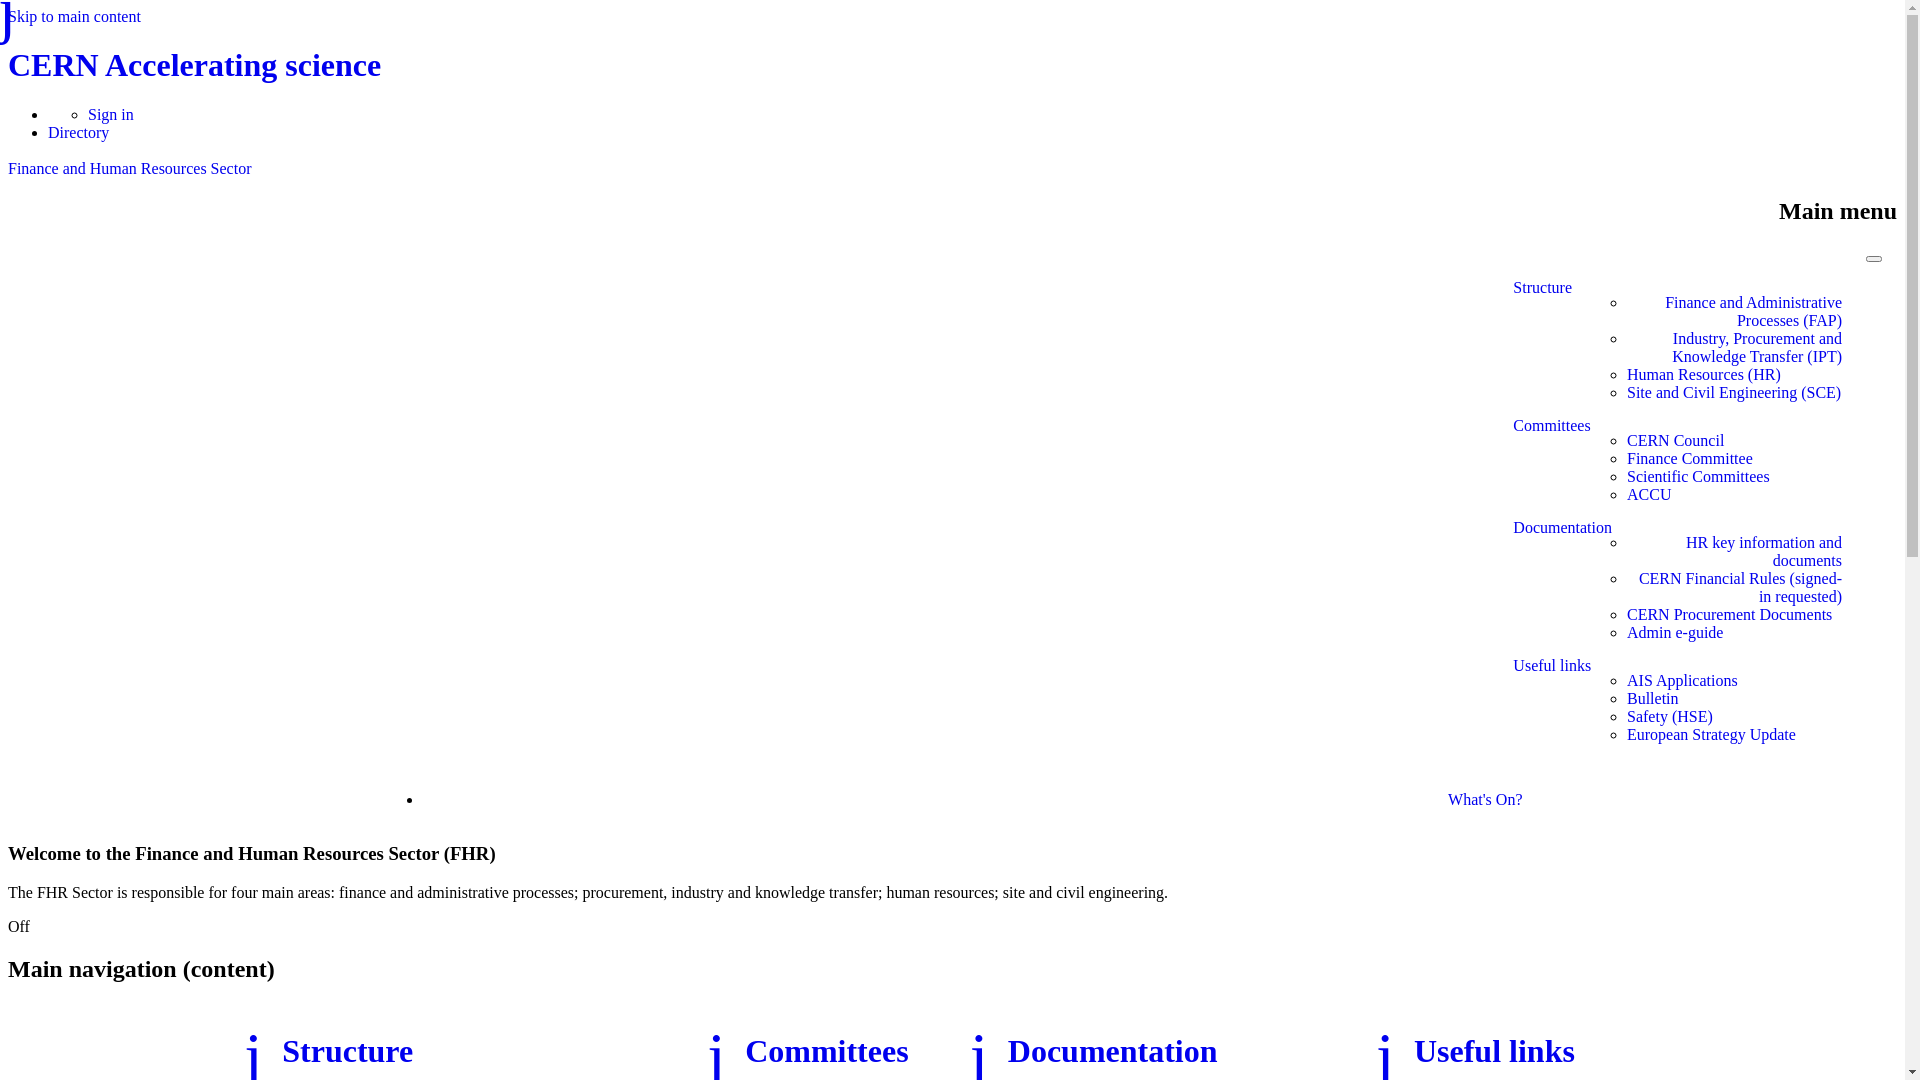 Image resolution: width=1920 pixels, height=1080 pixels. Describe the element at coordinates (1675, 439) in the screenshot. I see `'CERN Council'` at that location.